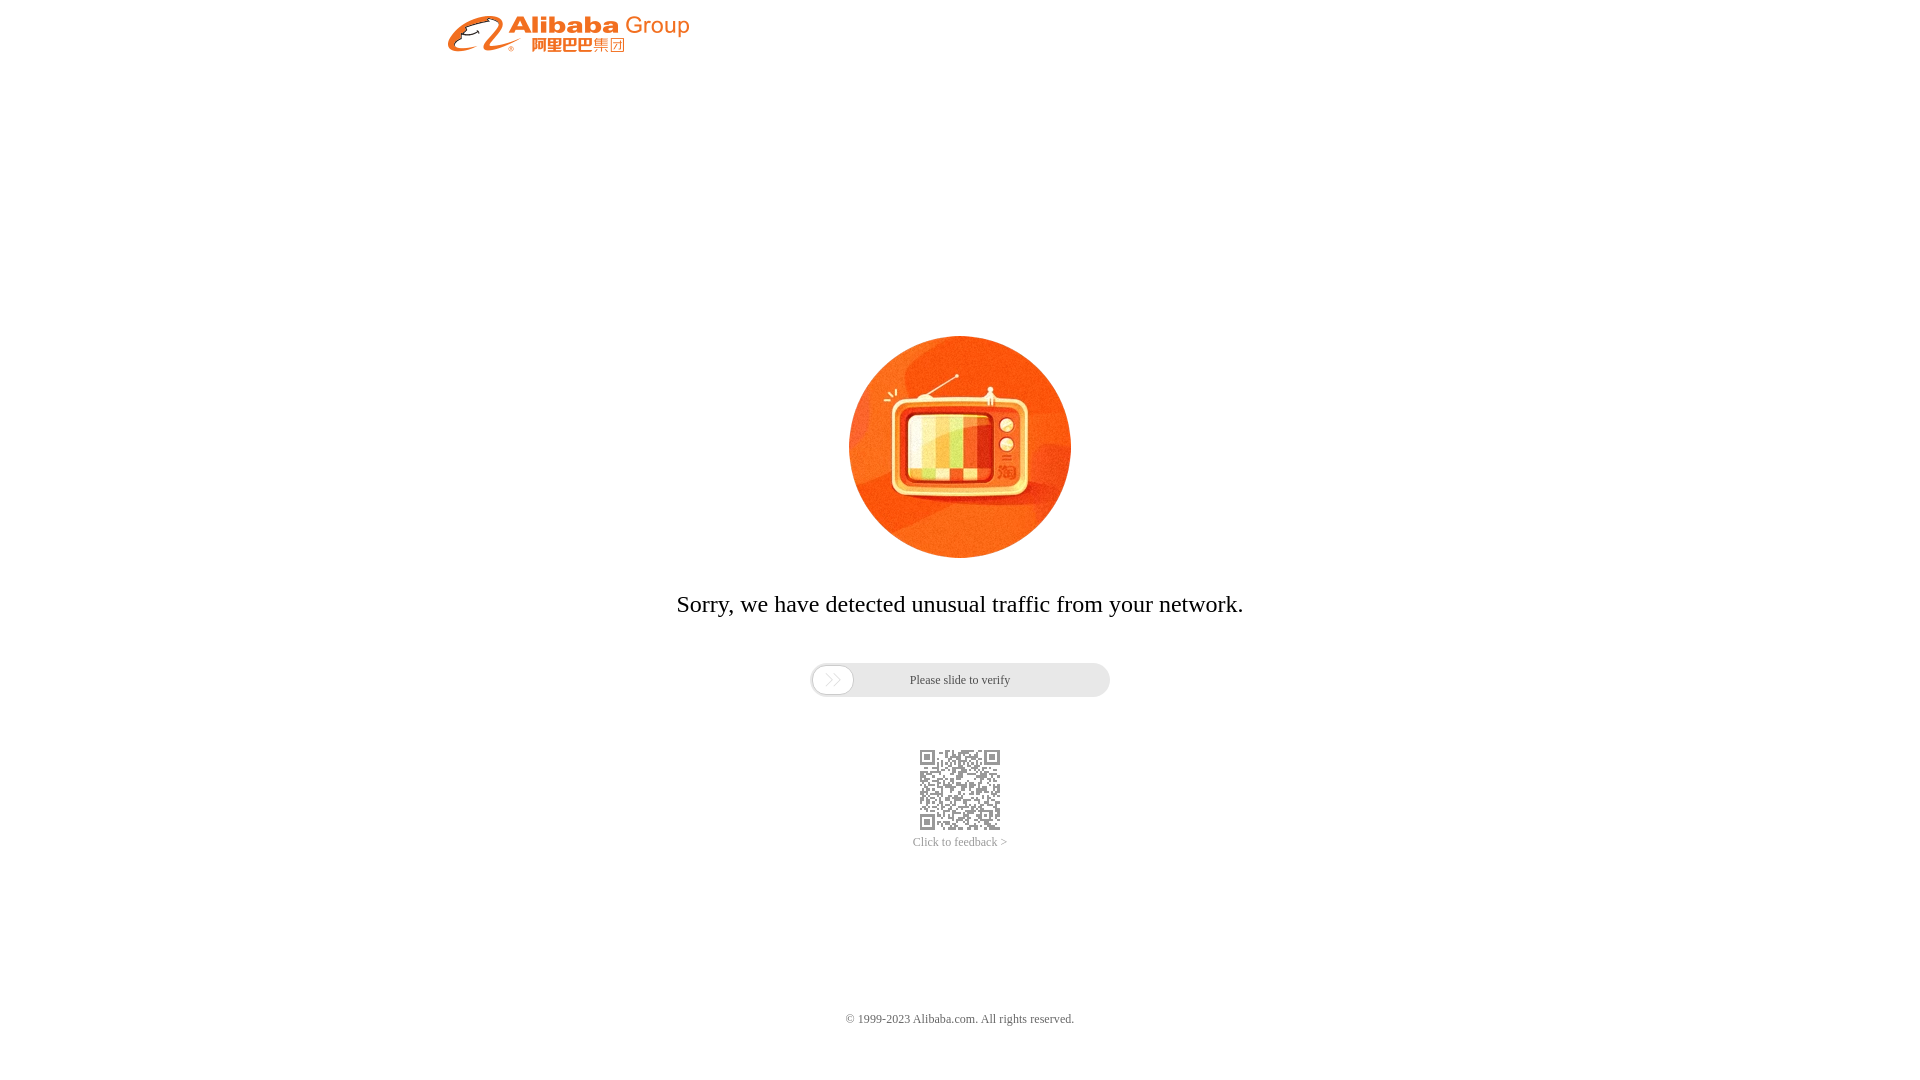 The height and width of the screenshot is (1080, 1920). What do you see at coordinates (960, 842) in the screenshot?
I see `'Click to feedback >'` at bounding box center [960, 842].